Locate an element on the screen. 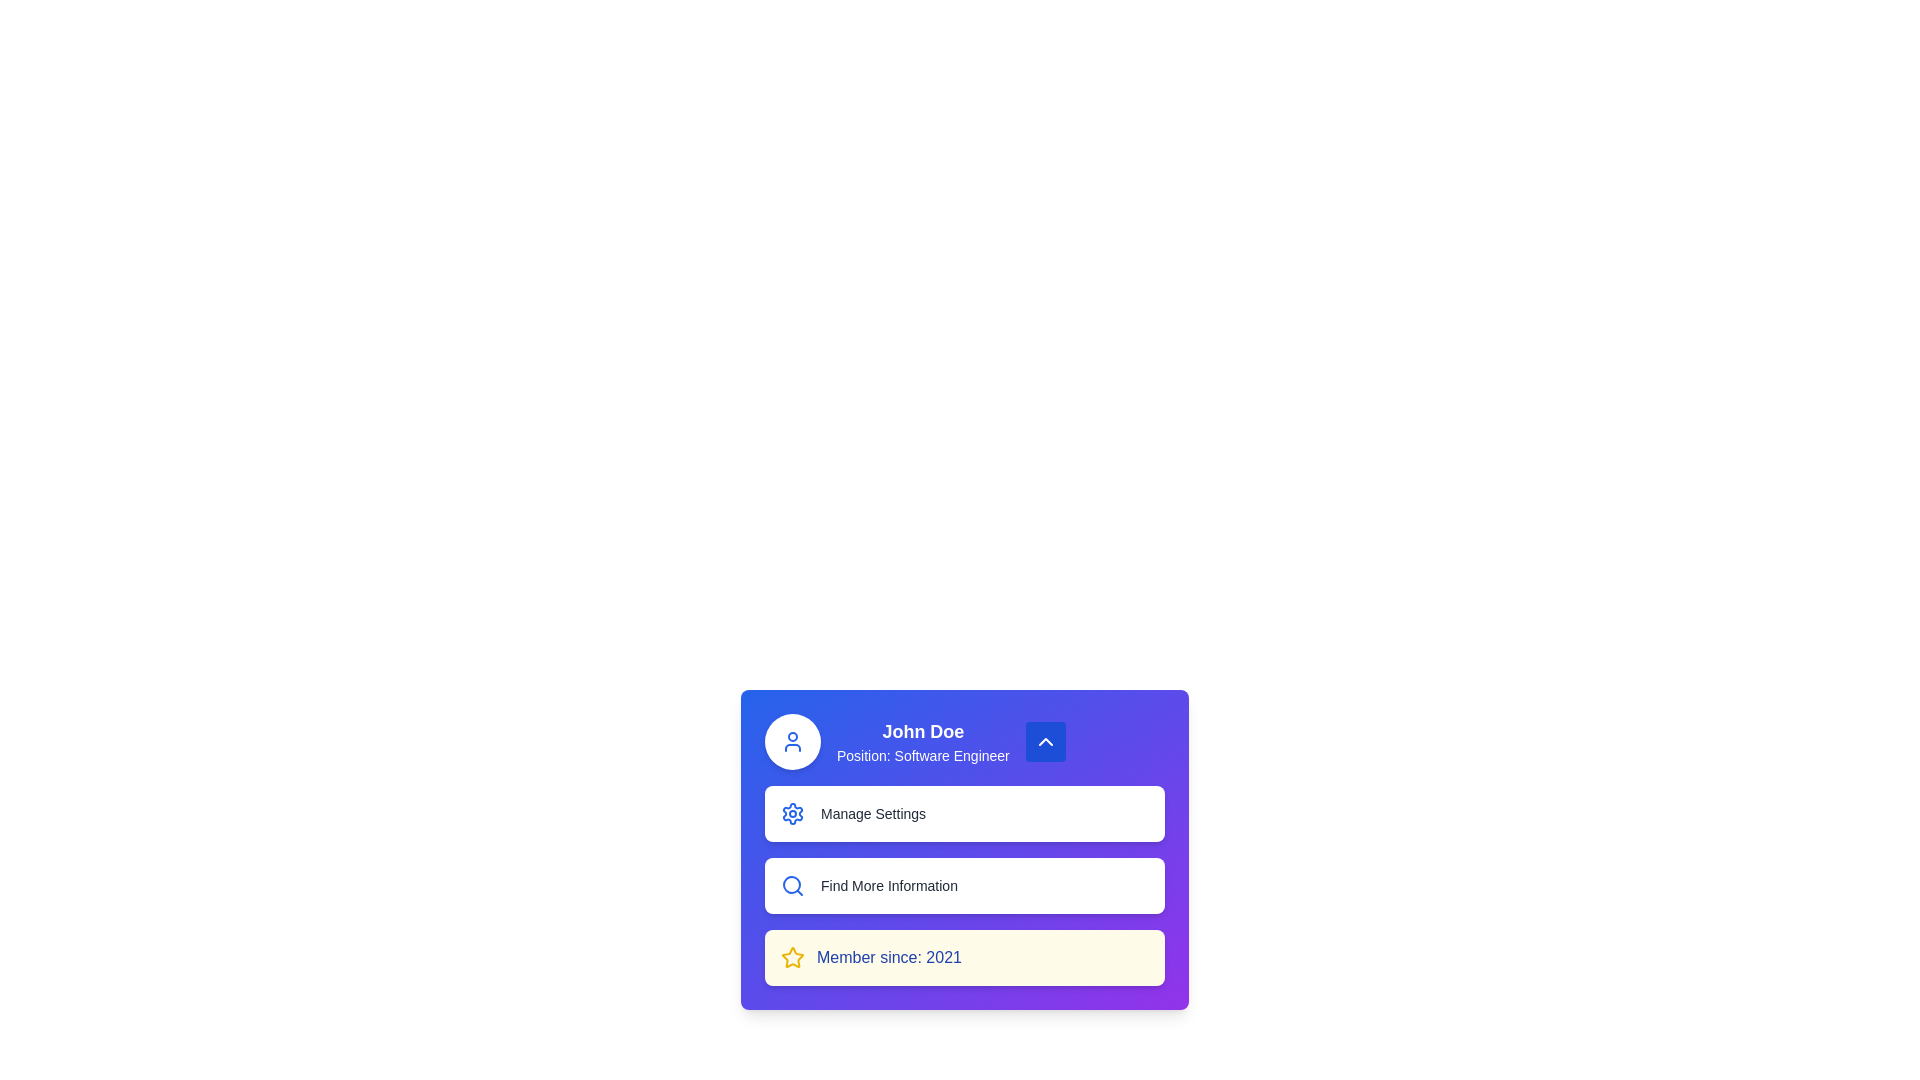 The height and width of the screenshot is (1080, 1920). the 'Manage Settings' text label located to the right of the gear icon within a vertical menu structure below the user profile section is located at coordinates (873, 813).